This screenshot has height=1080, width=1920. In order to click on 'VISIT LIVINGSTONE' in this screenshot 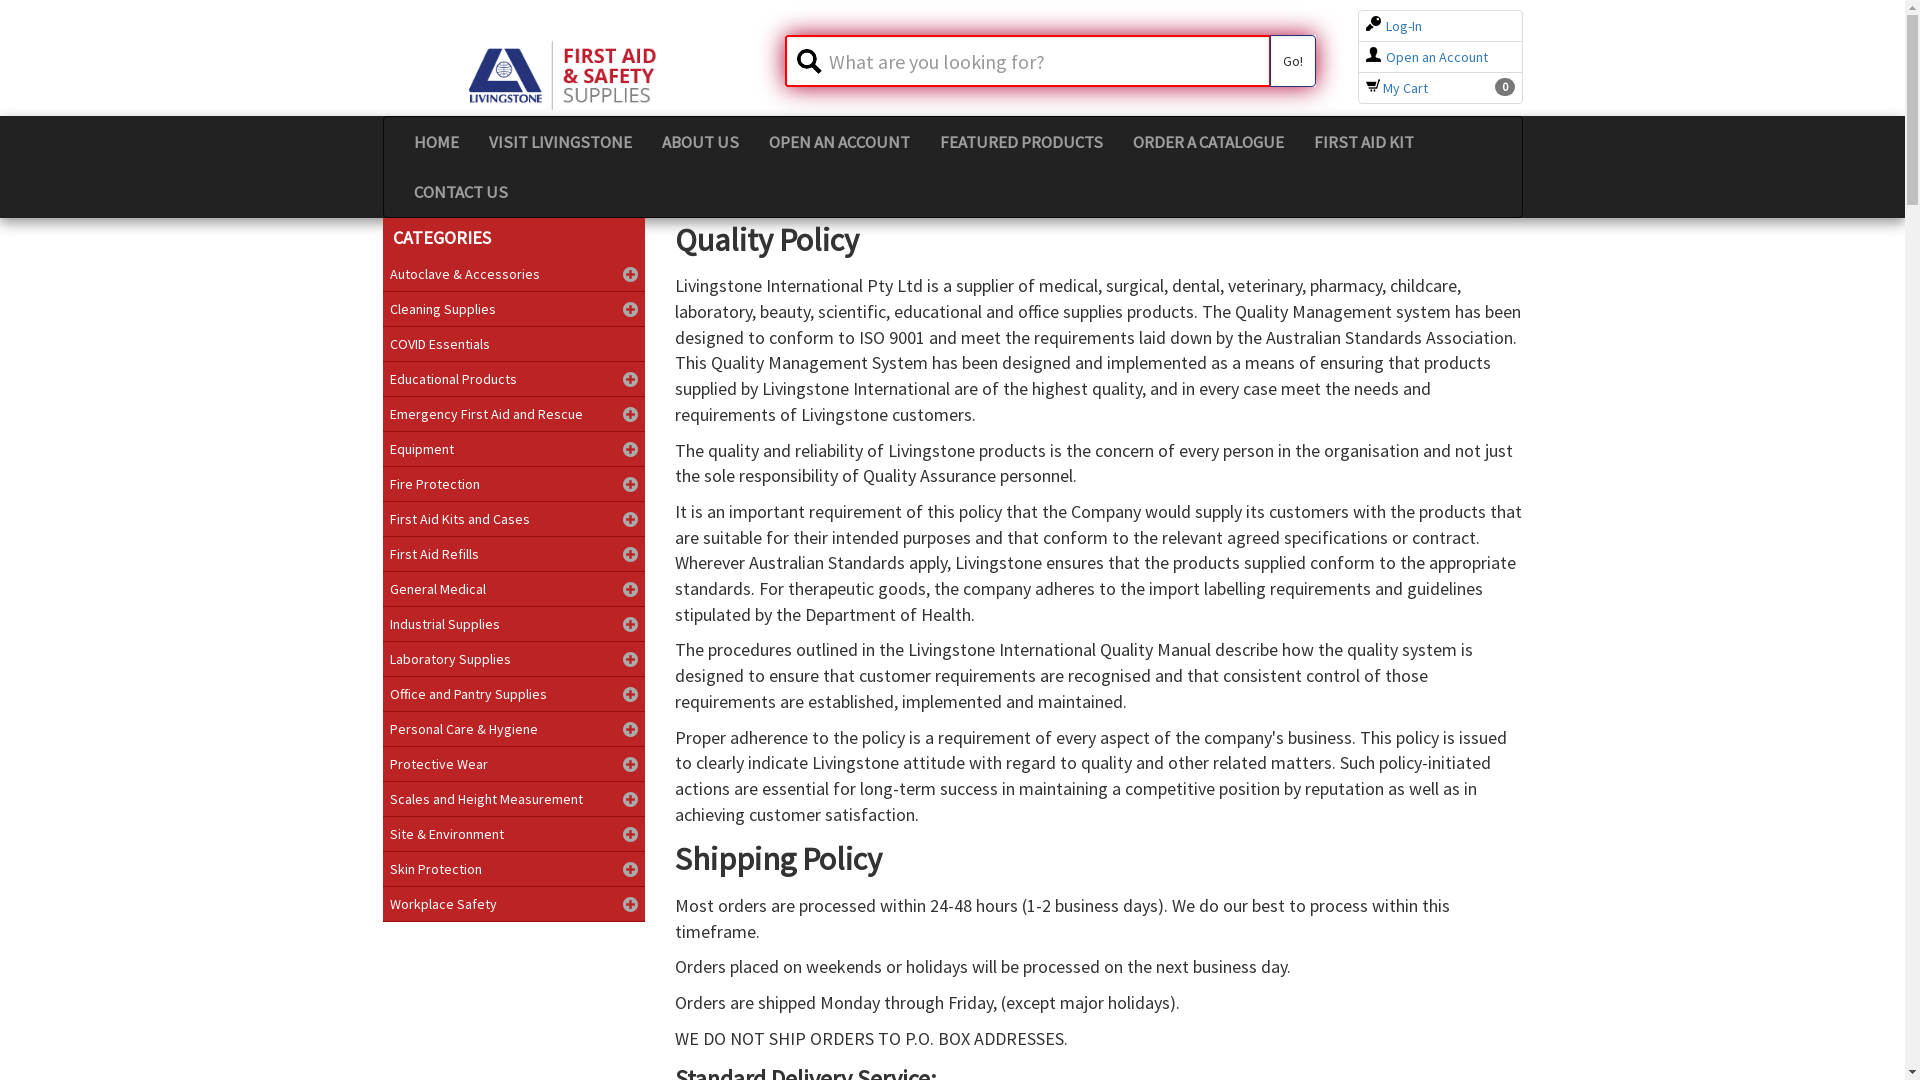, I will do `click(560, 141)`.